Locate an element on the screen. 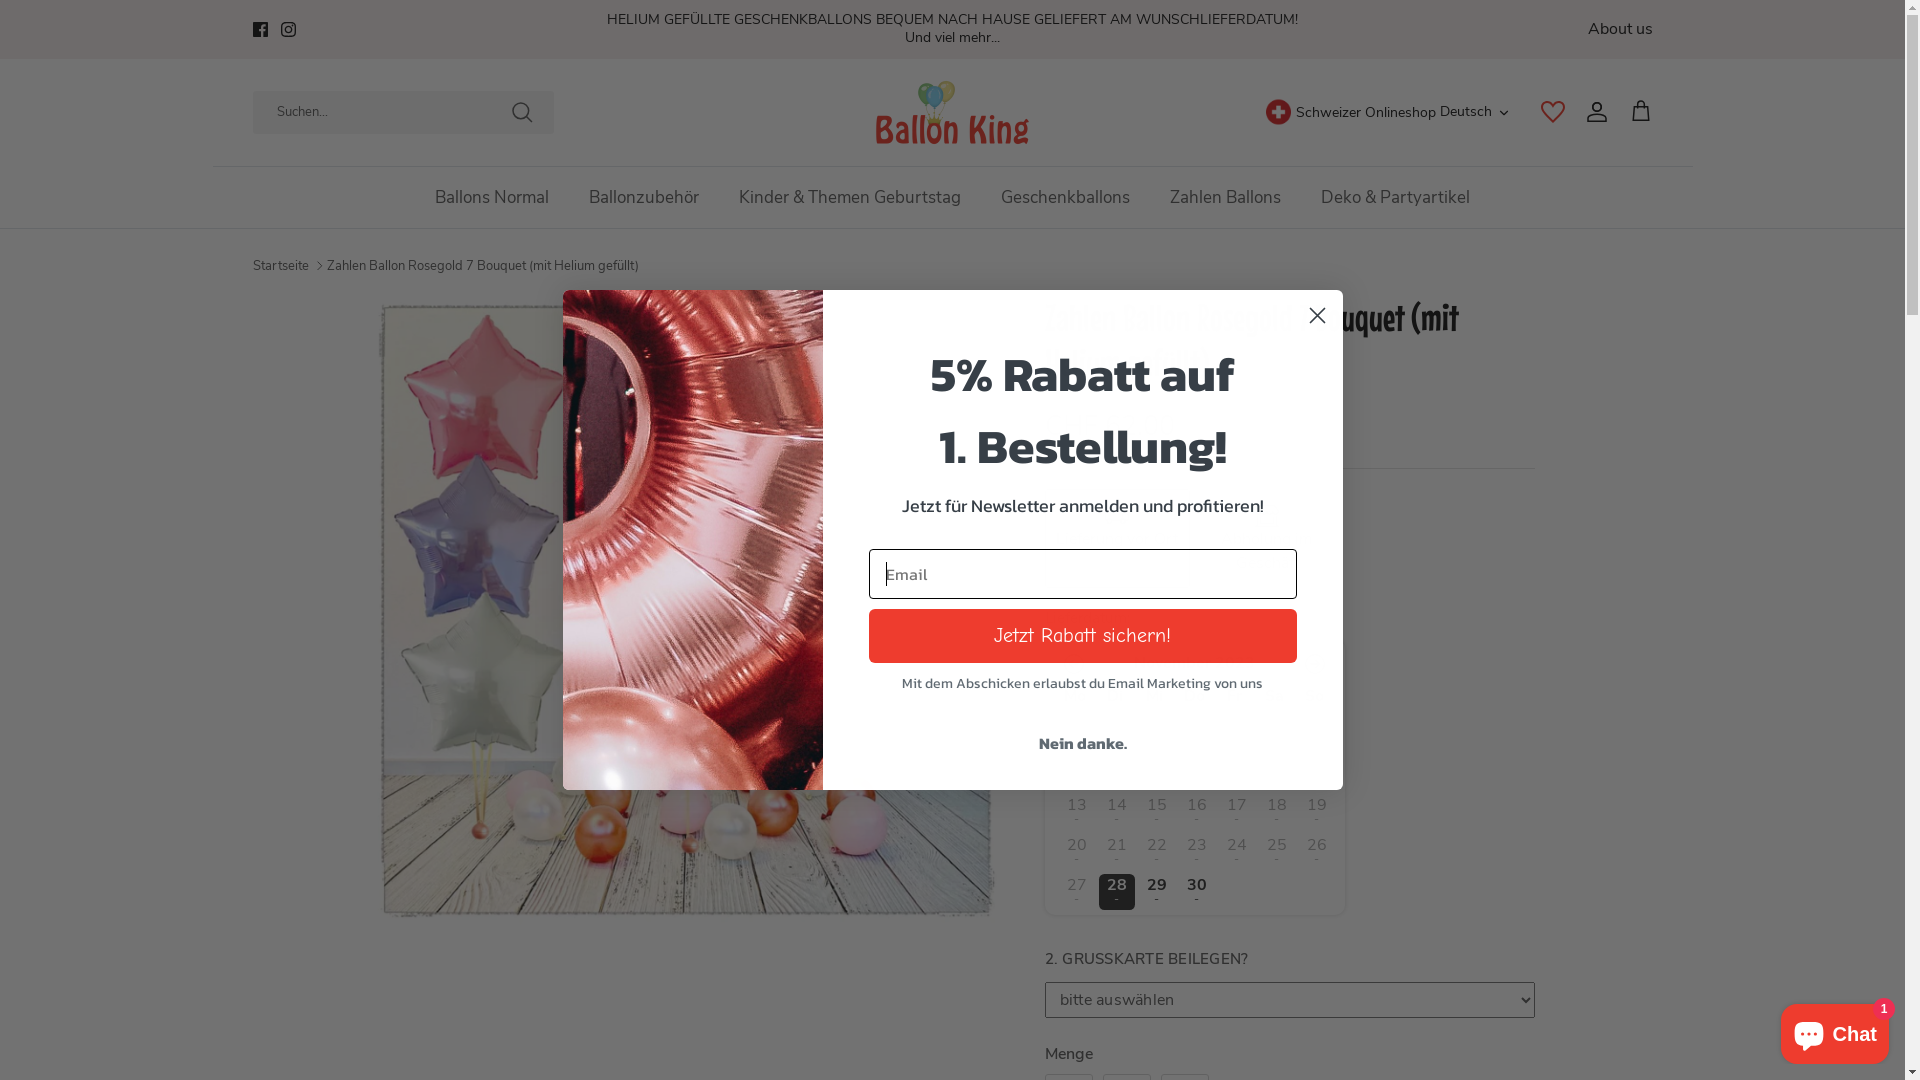 This screenshot has width=1920, height=1080. 'Onlineshop-Chat von Shopify' is located at coordinates (1834, 1029).